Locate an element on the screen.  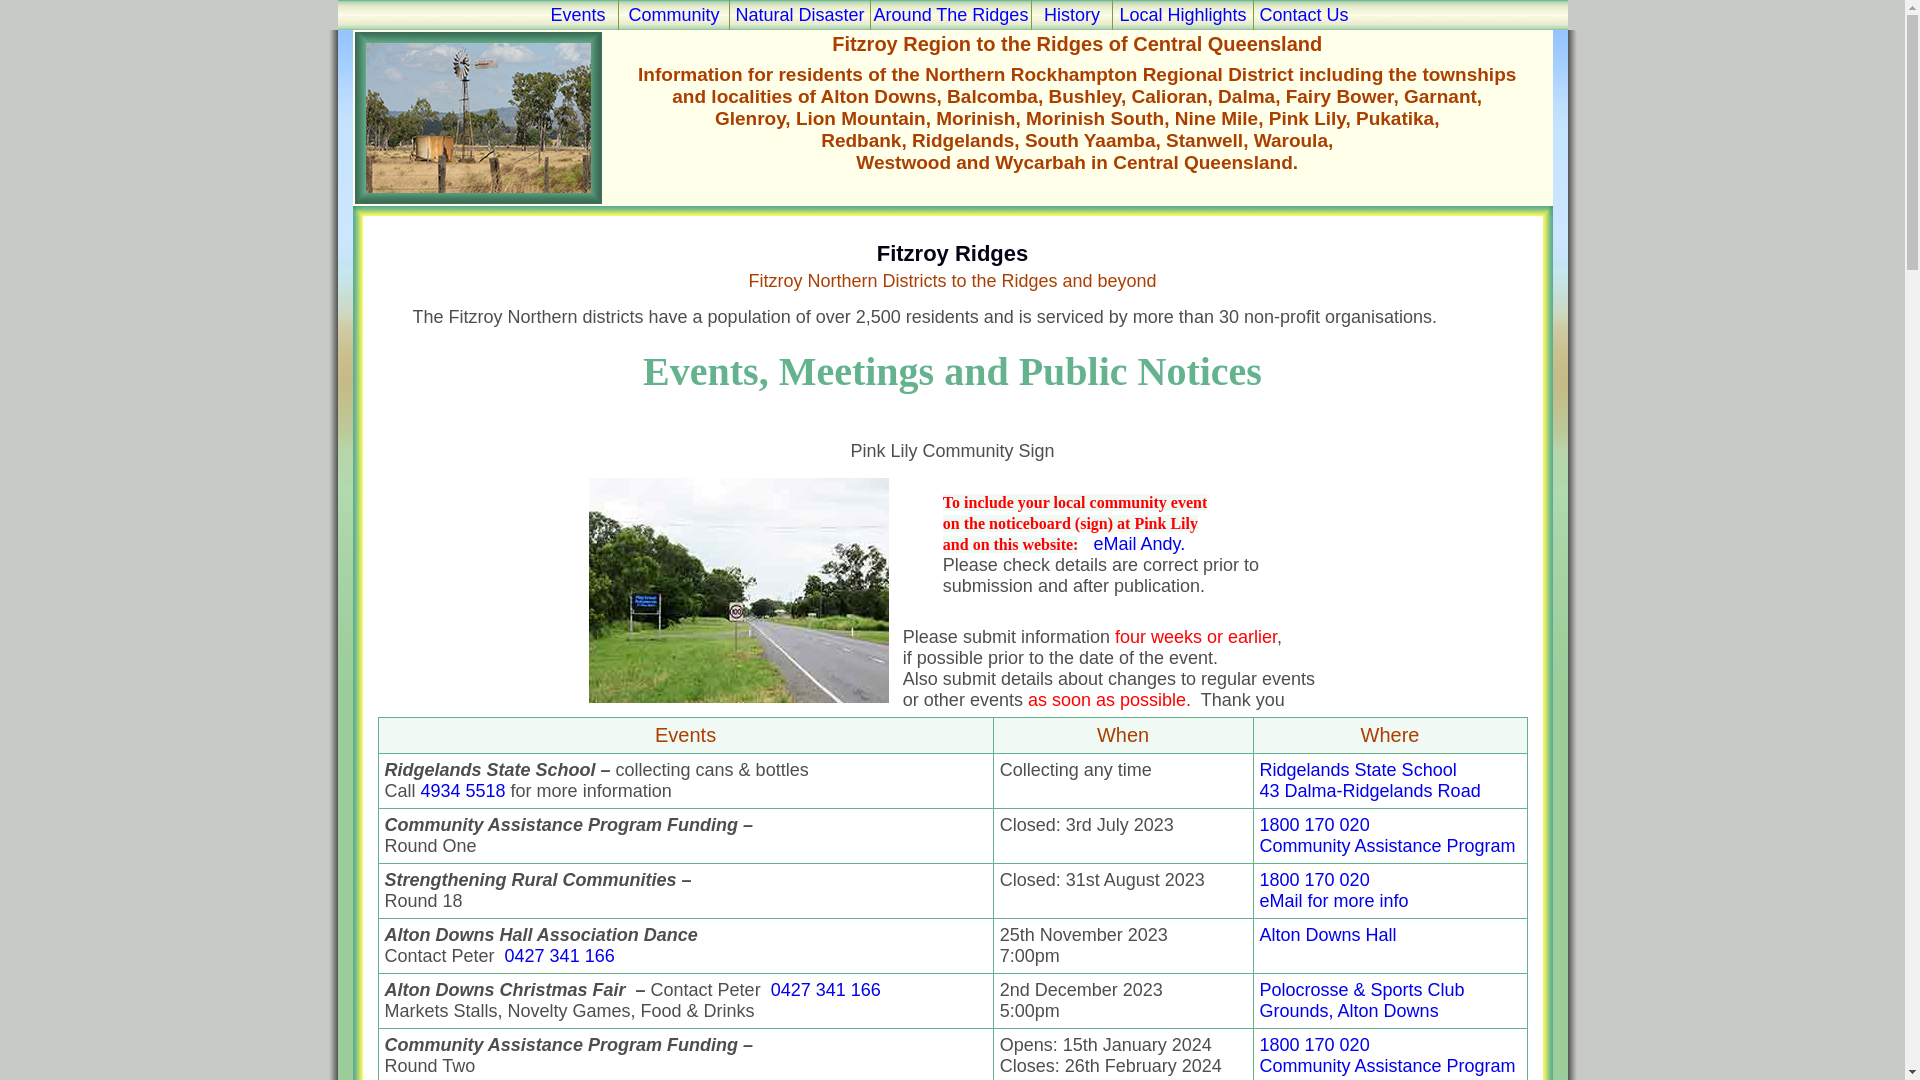
'1800 170 020' is located at coordinates (1315, 825).